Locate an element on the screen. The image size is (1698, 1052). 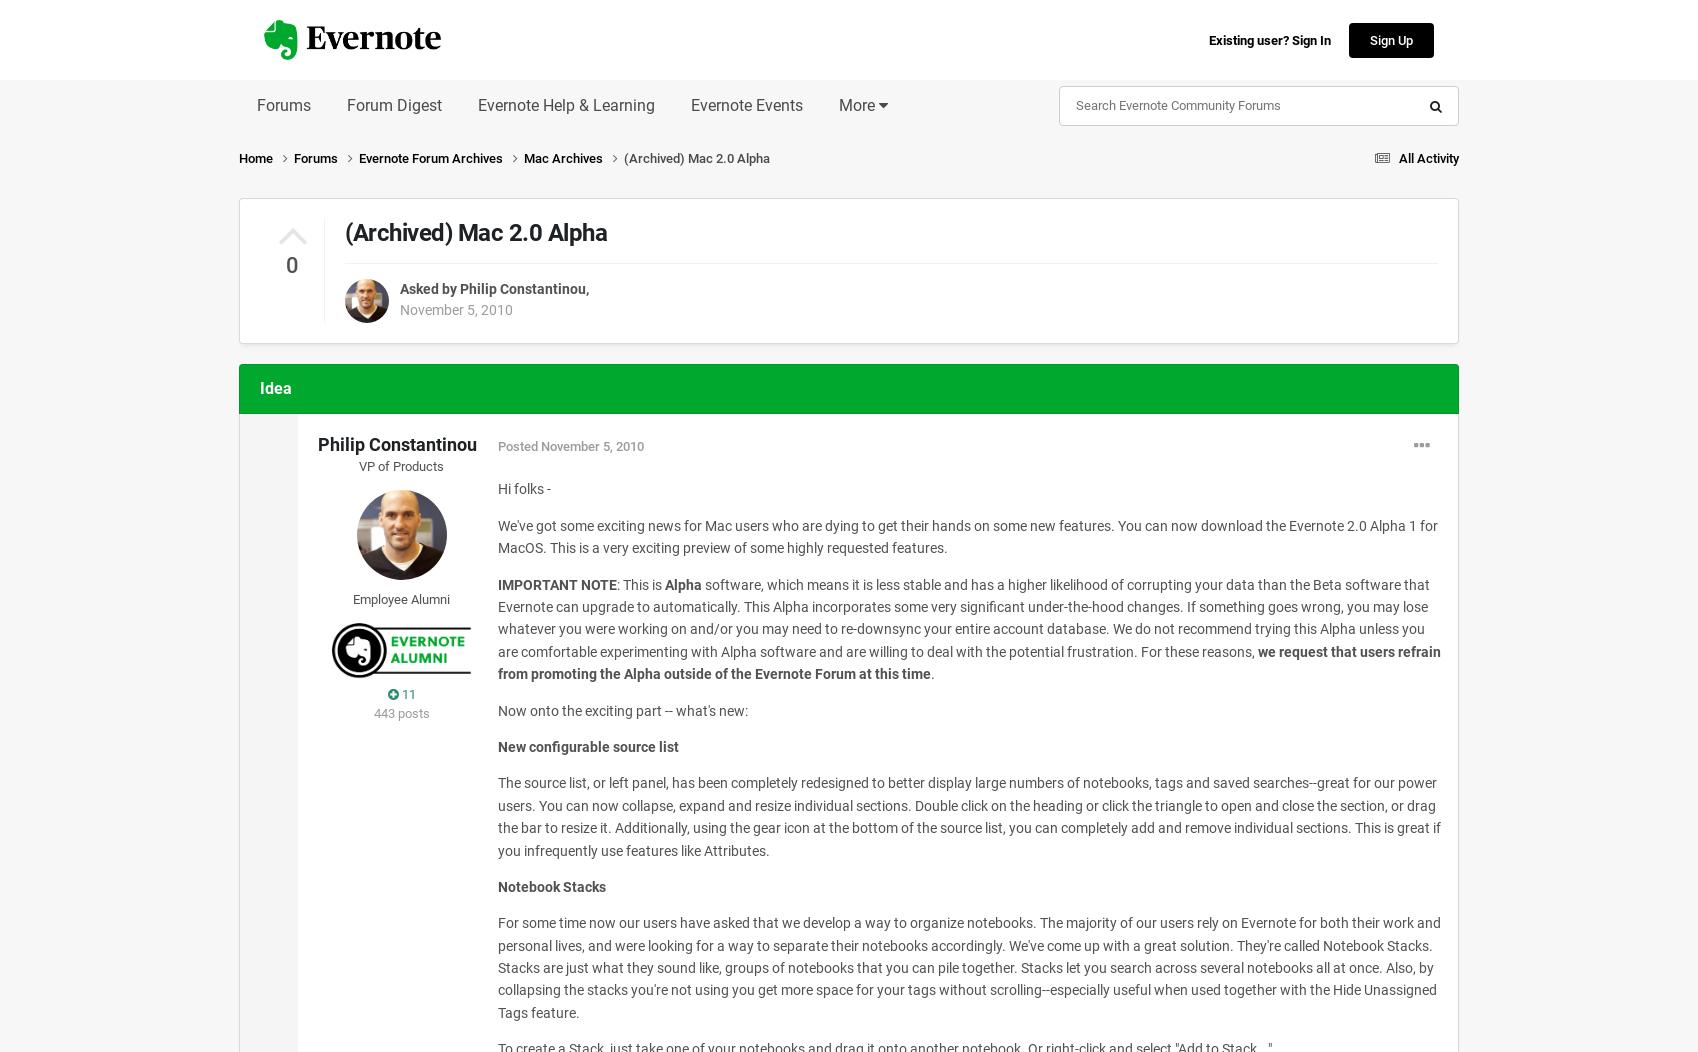
'All Activity' is located at coordinates (1429, 156).